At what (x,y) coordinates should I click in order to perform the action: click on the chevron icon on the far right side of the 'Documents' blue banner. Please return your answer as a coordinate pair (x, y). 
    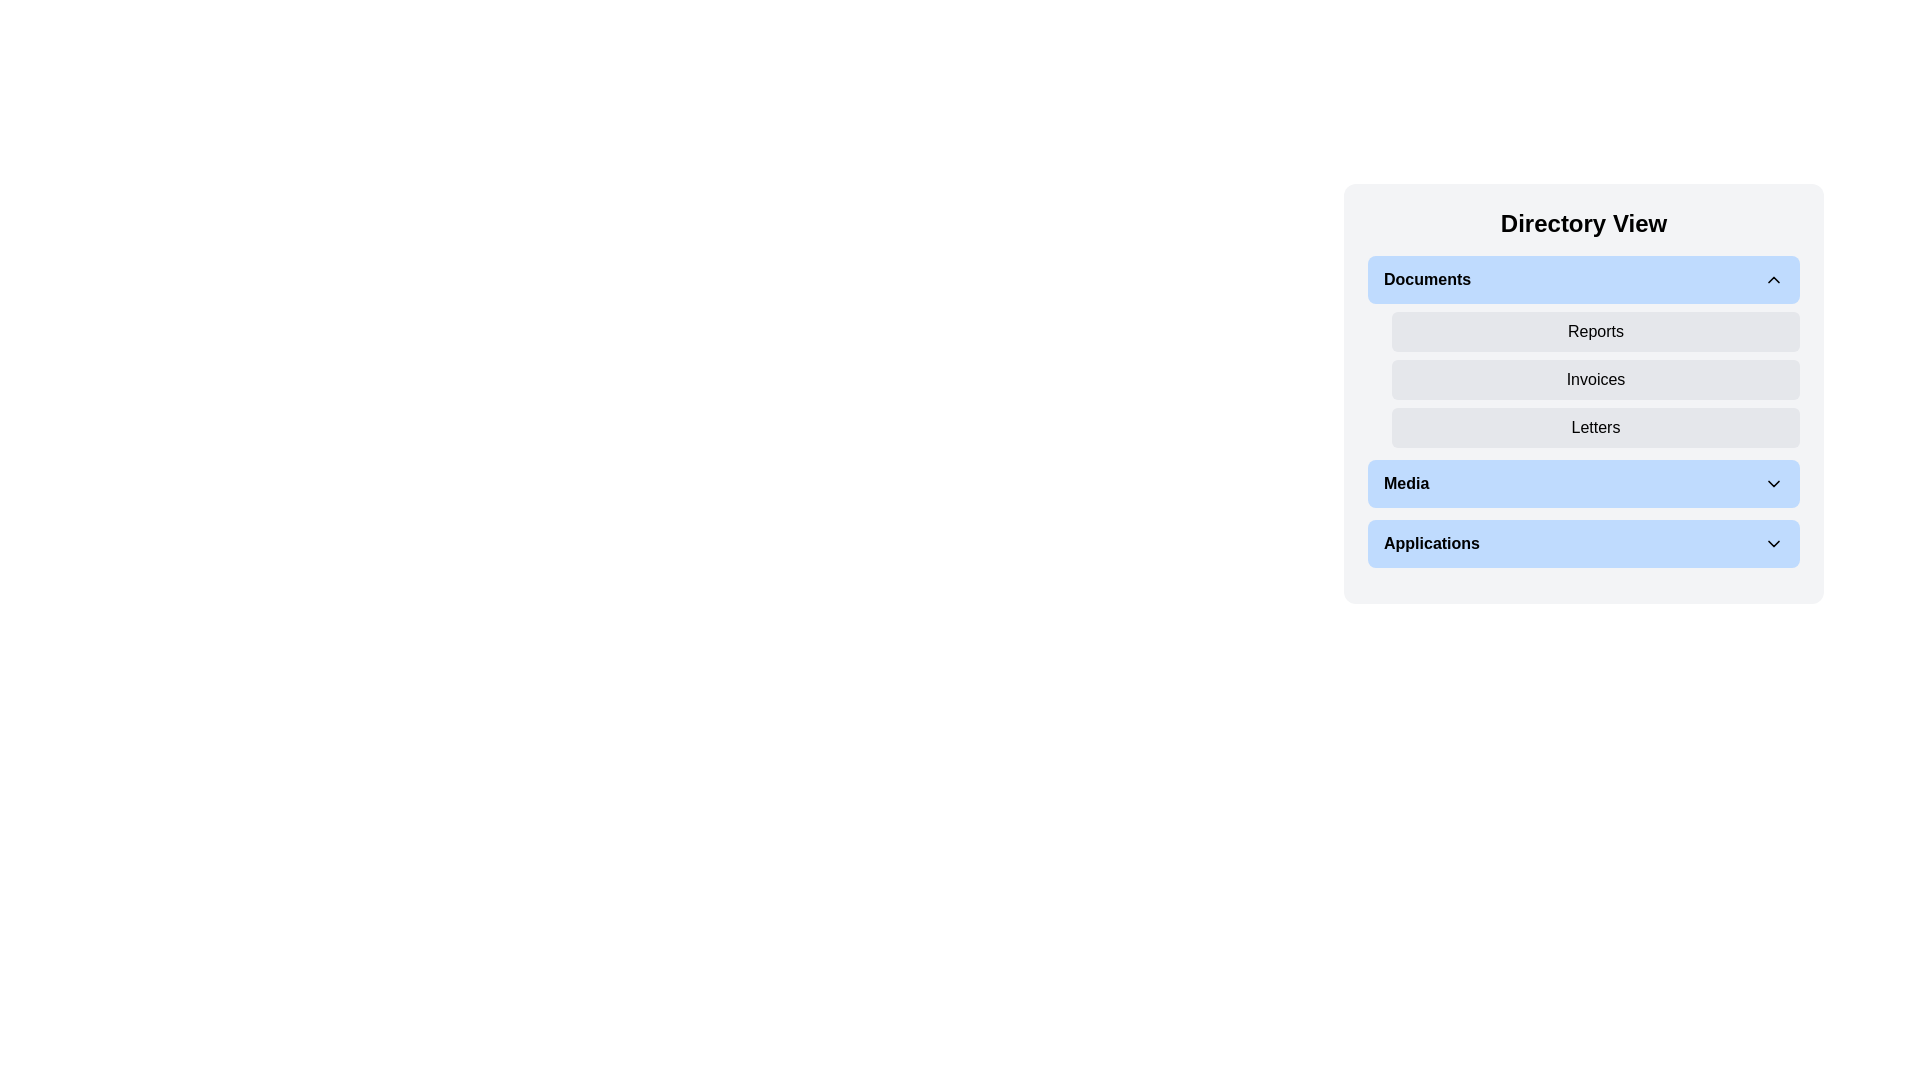
    Looking at the image, I should click on (1774, 280).